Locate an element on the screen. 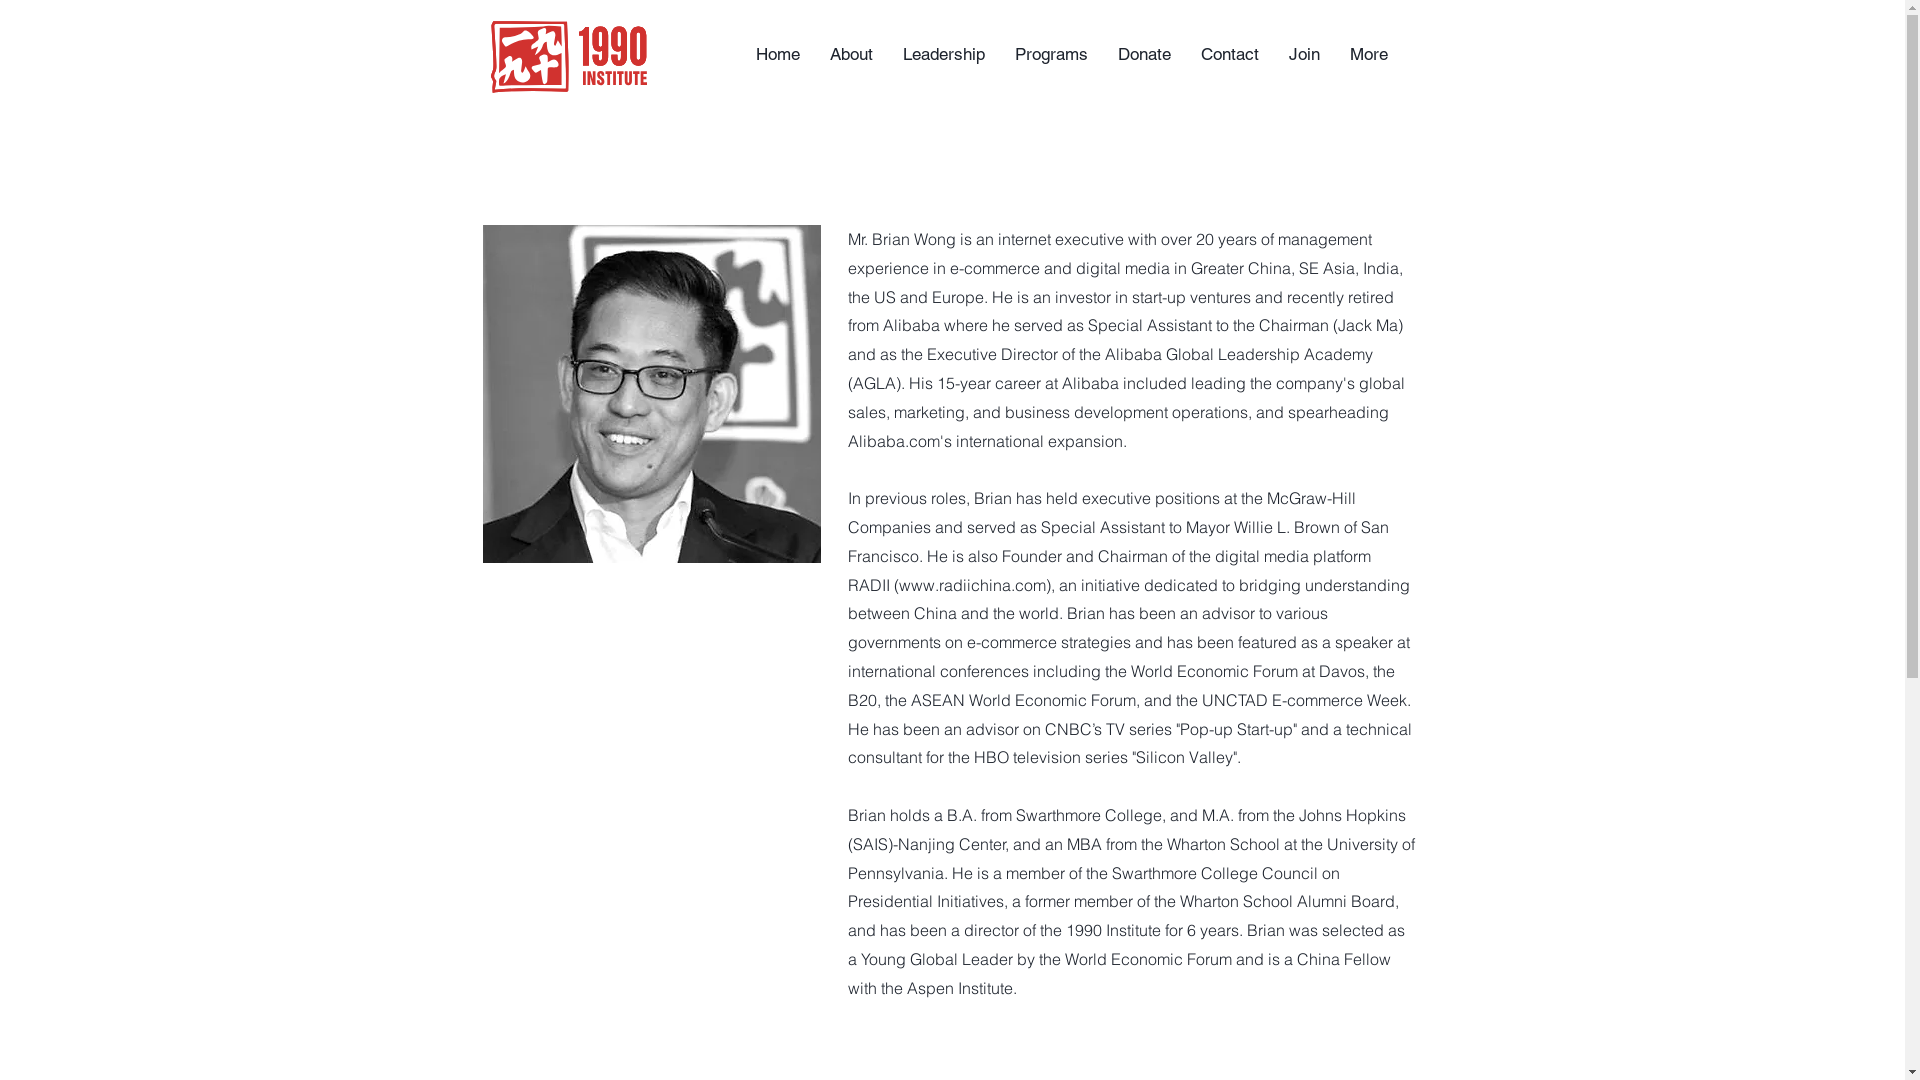 The image size is (1920, 1080). 'Join' is located at coordinates (1272, 53).